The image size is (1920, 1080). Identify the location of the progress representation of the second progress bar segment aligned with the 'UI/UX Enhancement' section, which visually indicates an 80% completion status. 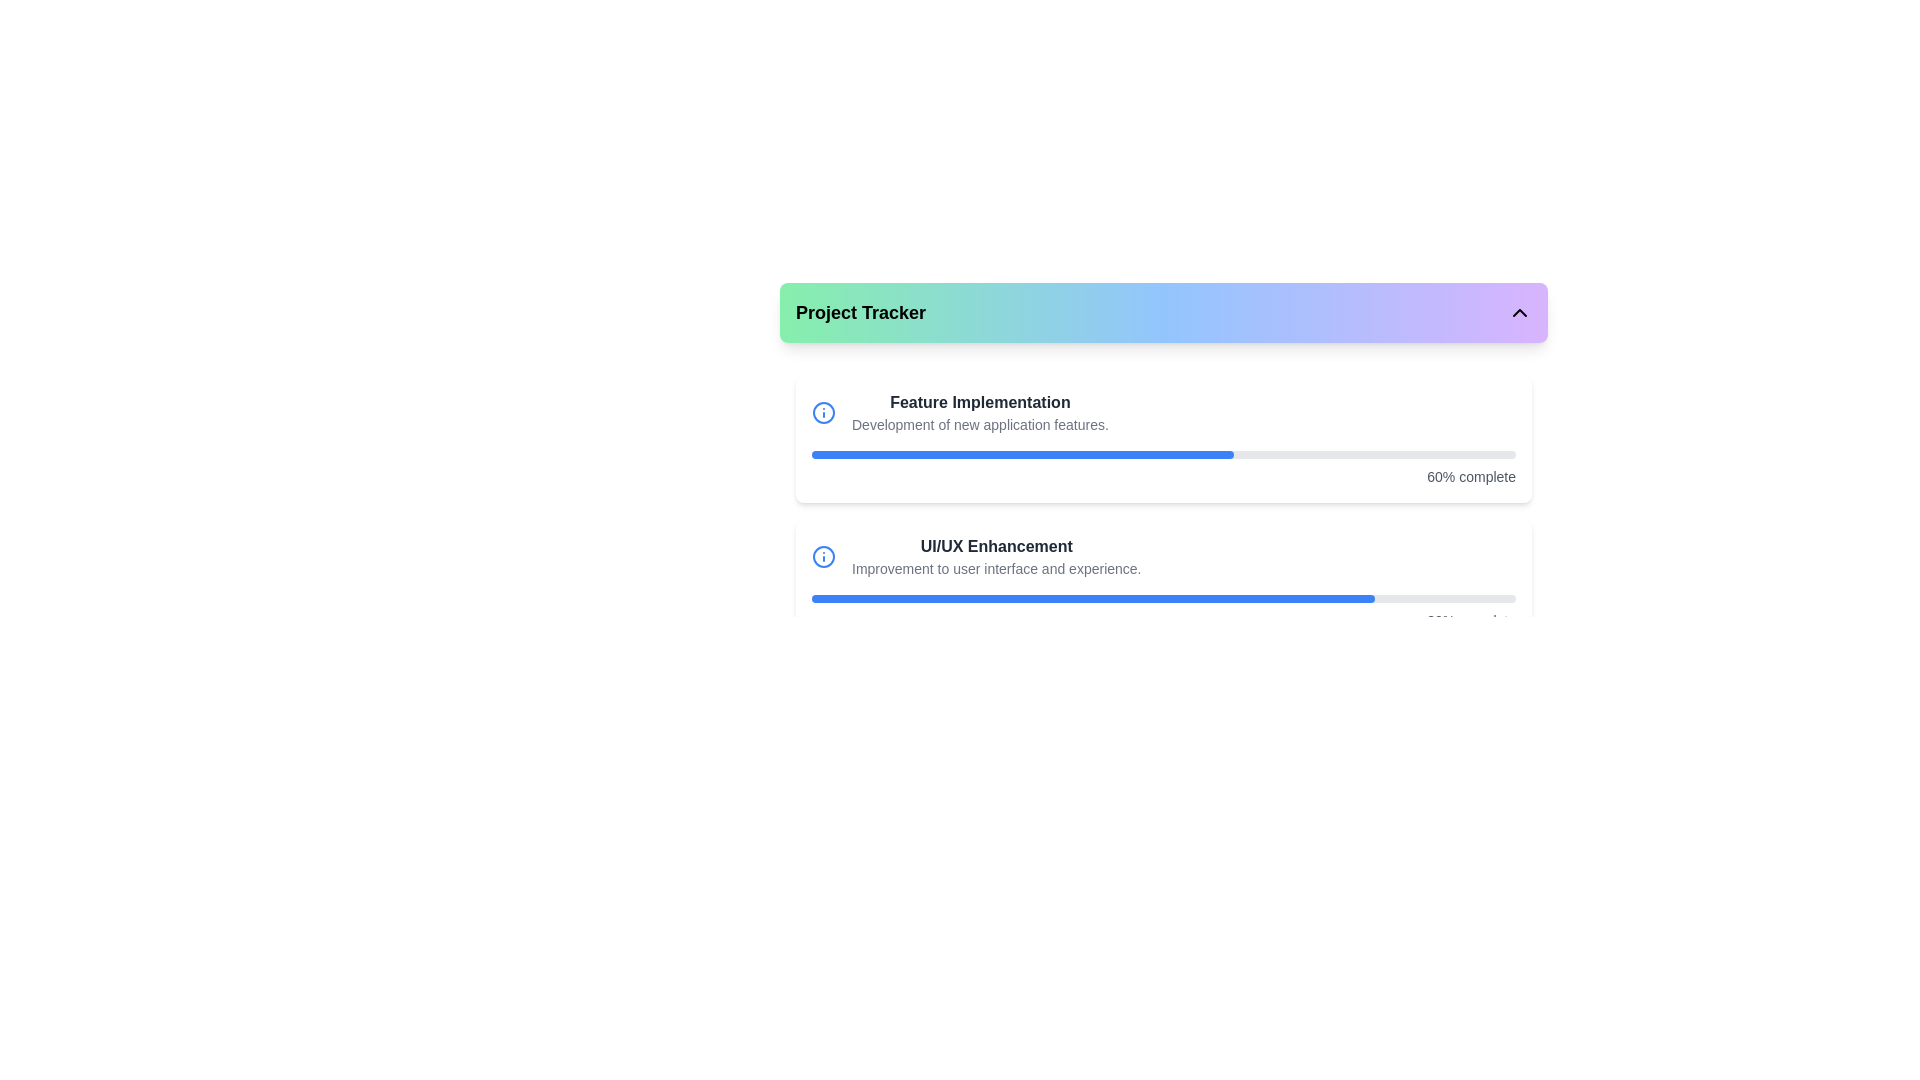
(1092, 597).